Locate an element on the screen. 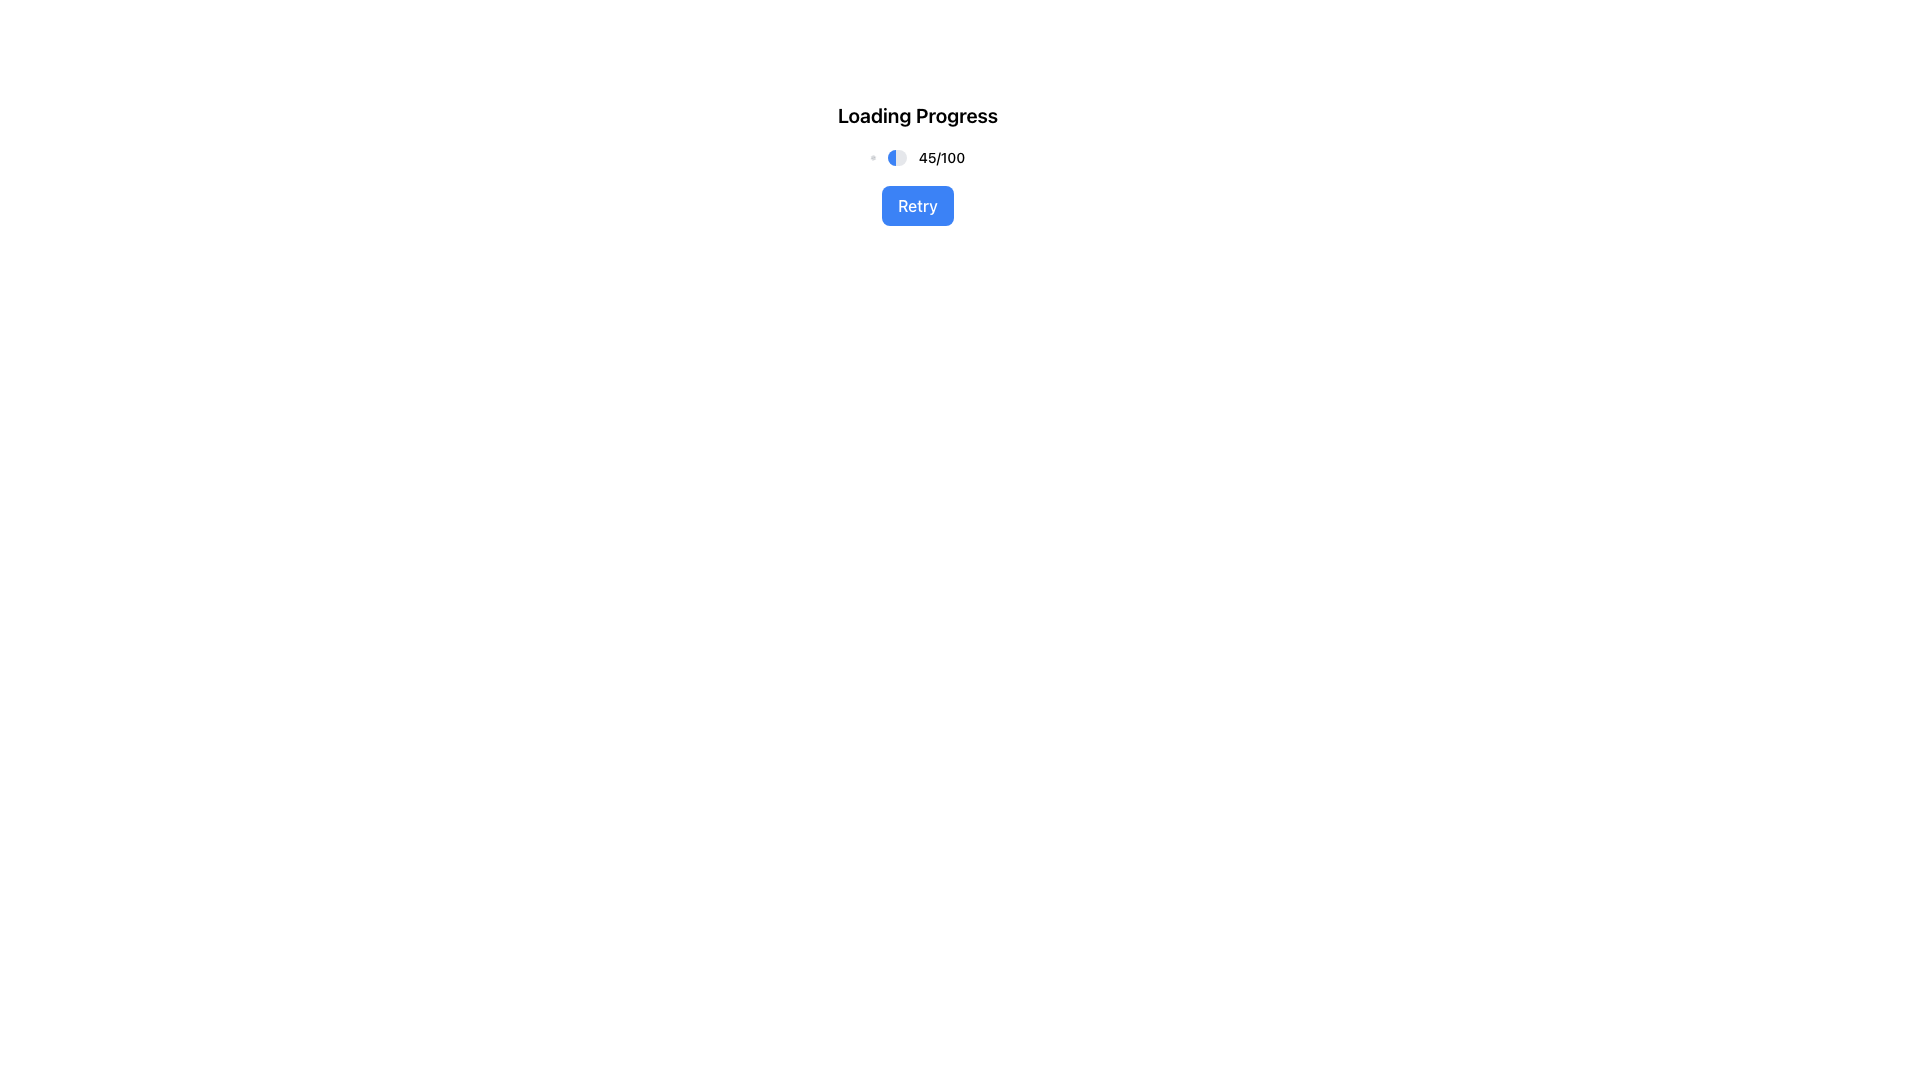 The width and height of the screenshot is (1920, 1080). the Progress Indicator with Text, which displays a circular blue and gray loader icon and the text '45/100', located beneath the 'Loading Progress' header is located at coordinates (916, 157).